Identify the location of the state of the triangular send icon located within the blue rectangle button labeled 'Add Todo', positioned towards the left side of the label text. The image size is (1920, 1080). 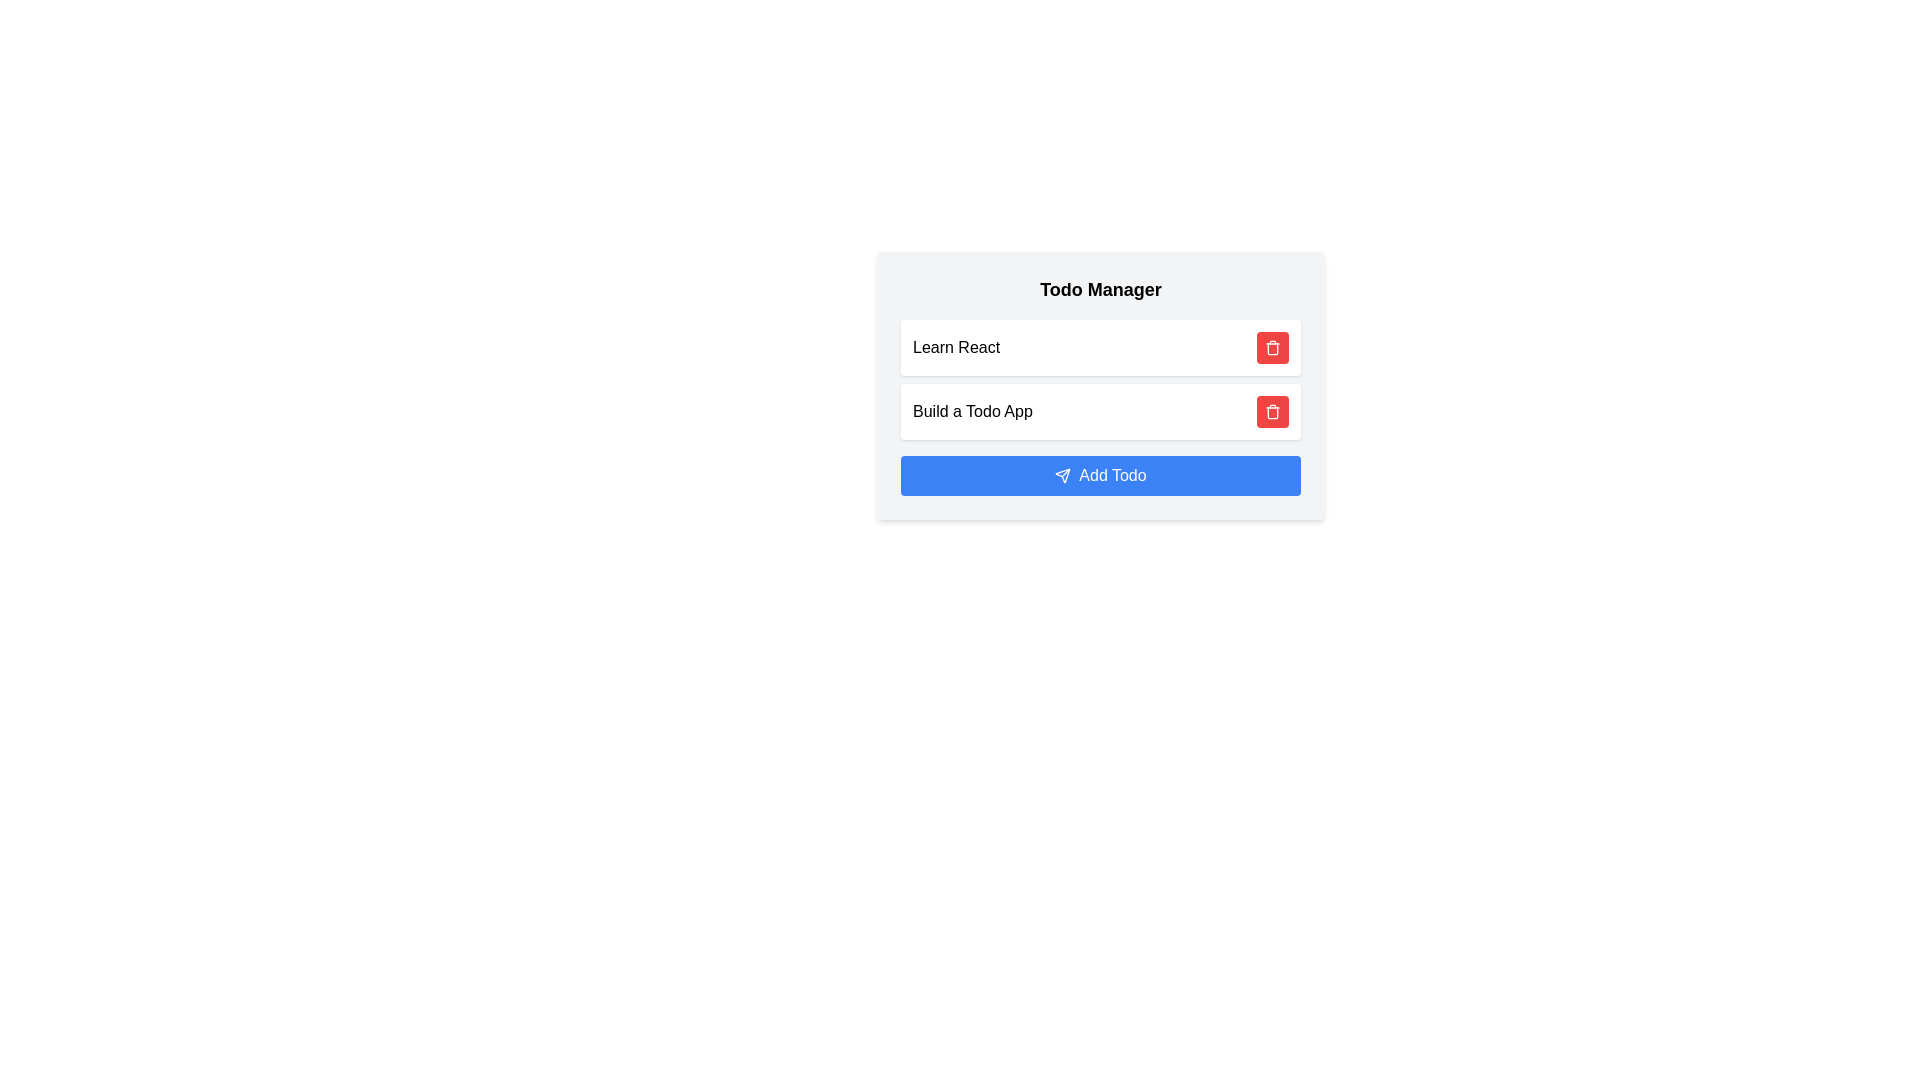
(1062, 475).